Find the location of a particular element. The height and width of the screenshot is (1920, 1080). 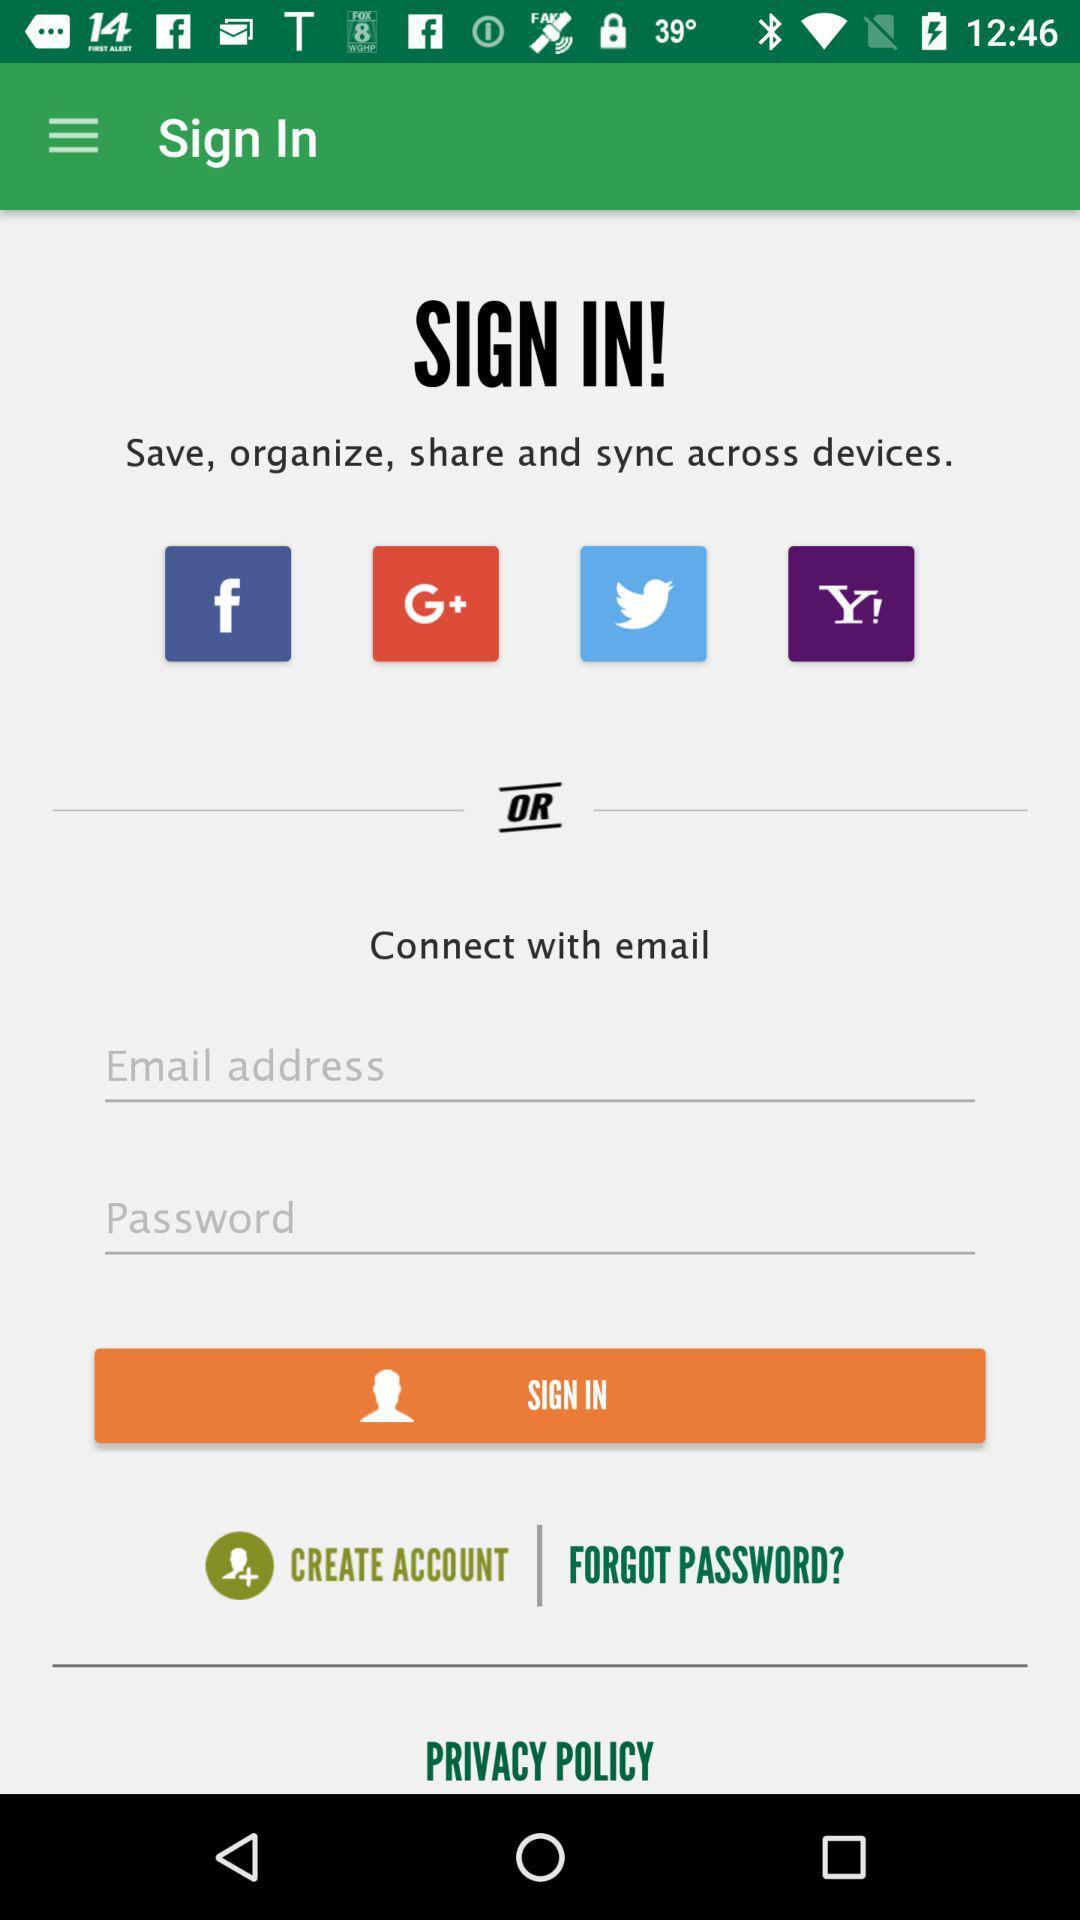

app to the left of sign in icon is located at coordinates (72, 135).